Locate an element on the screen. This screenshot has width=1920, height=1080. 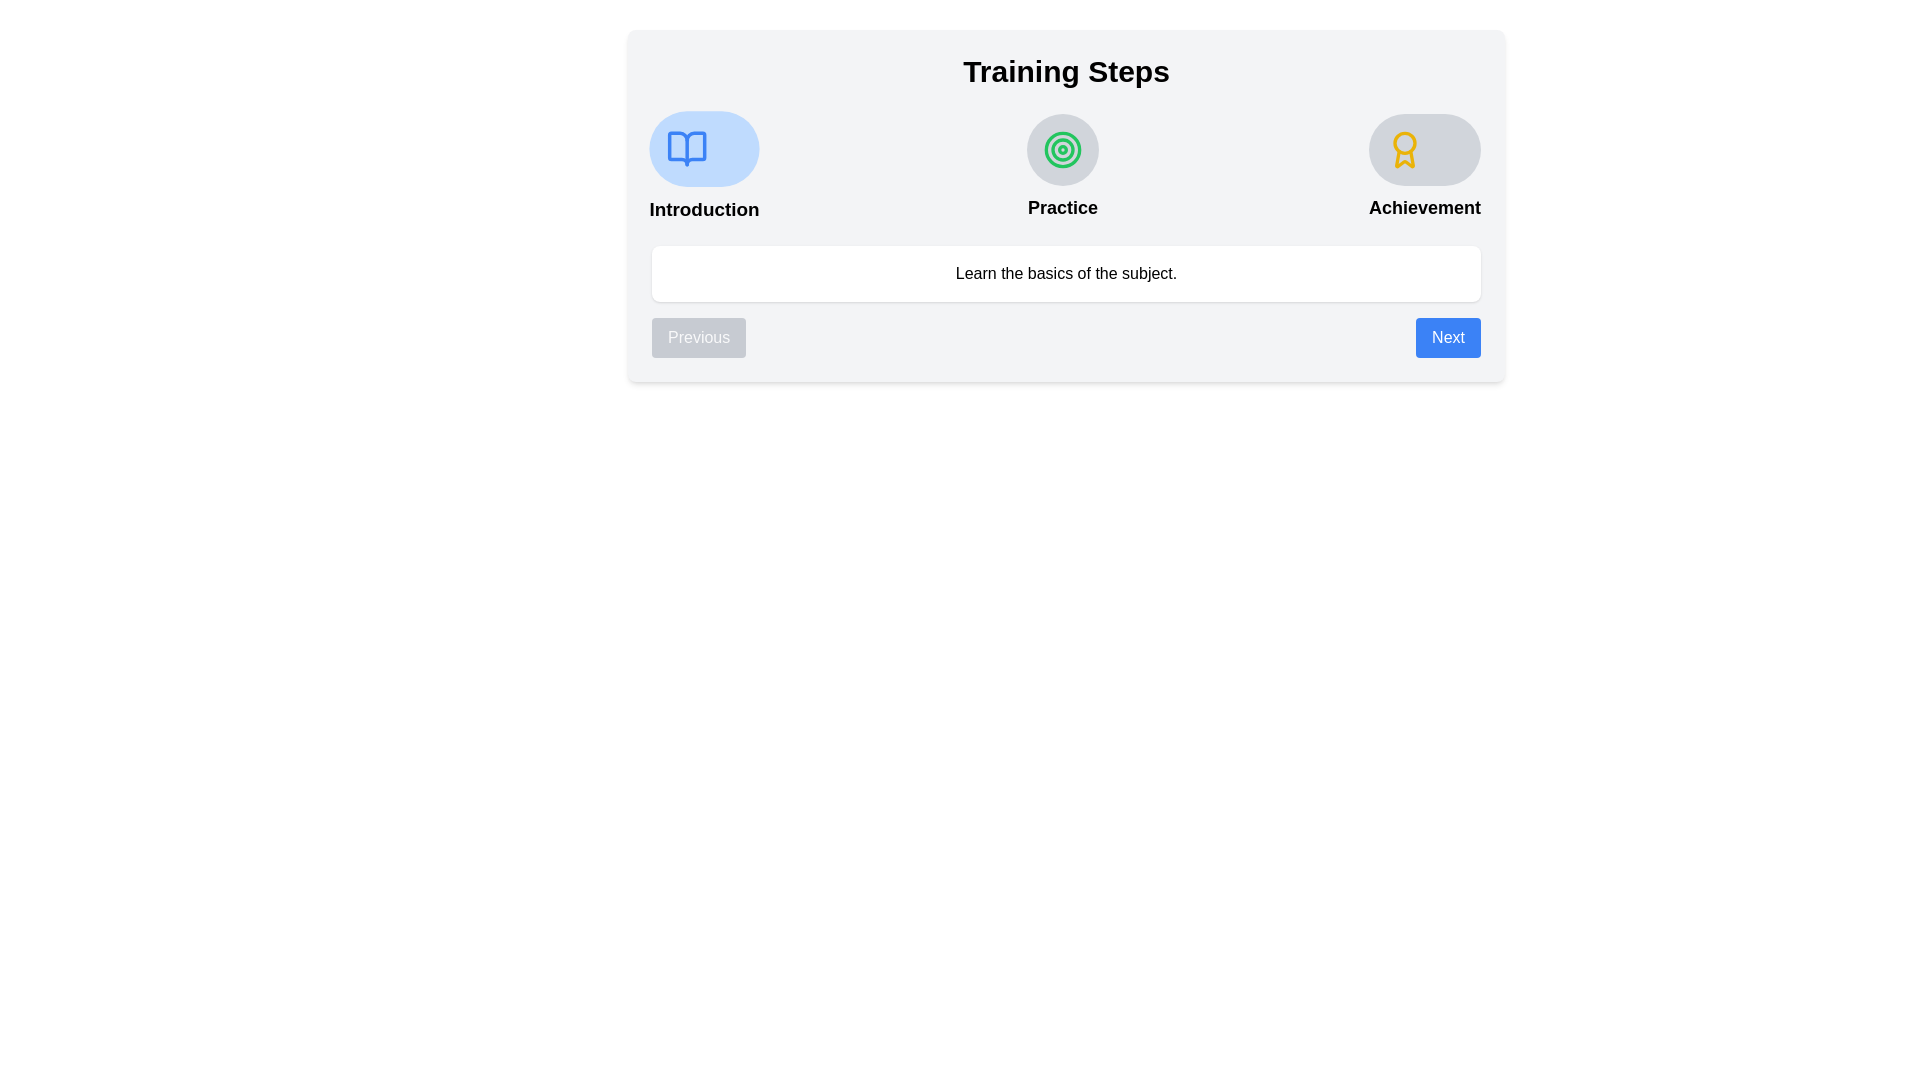
the 'Practice' step icon to view its details is located at coordinates (1061, 149).